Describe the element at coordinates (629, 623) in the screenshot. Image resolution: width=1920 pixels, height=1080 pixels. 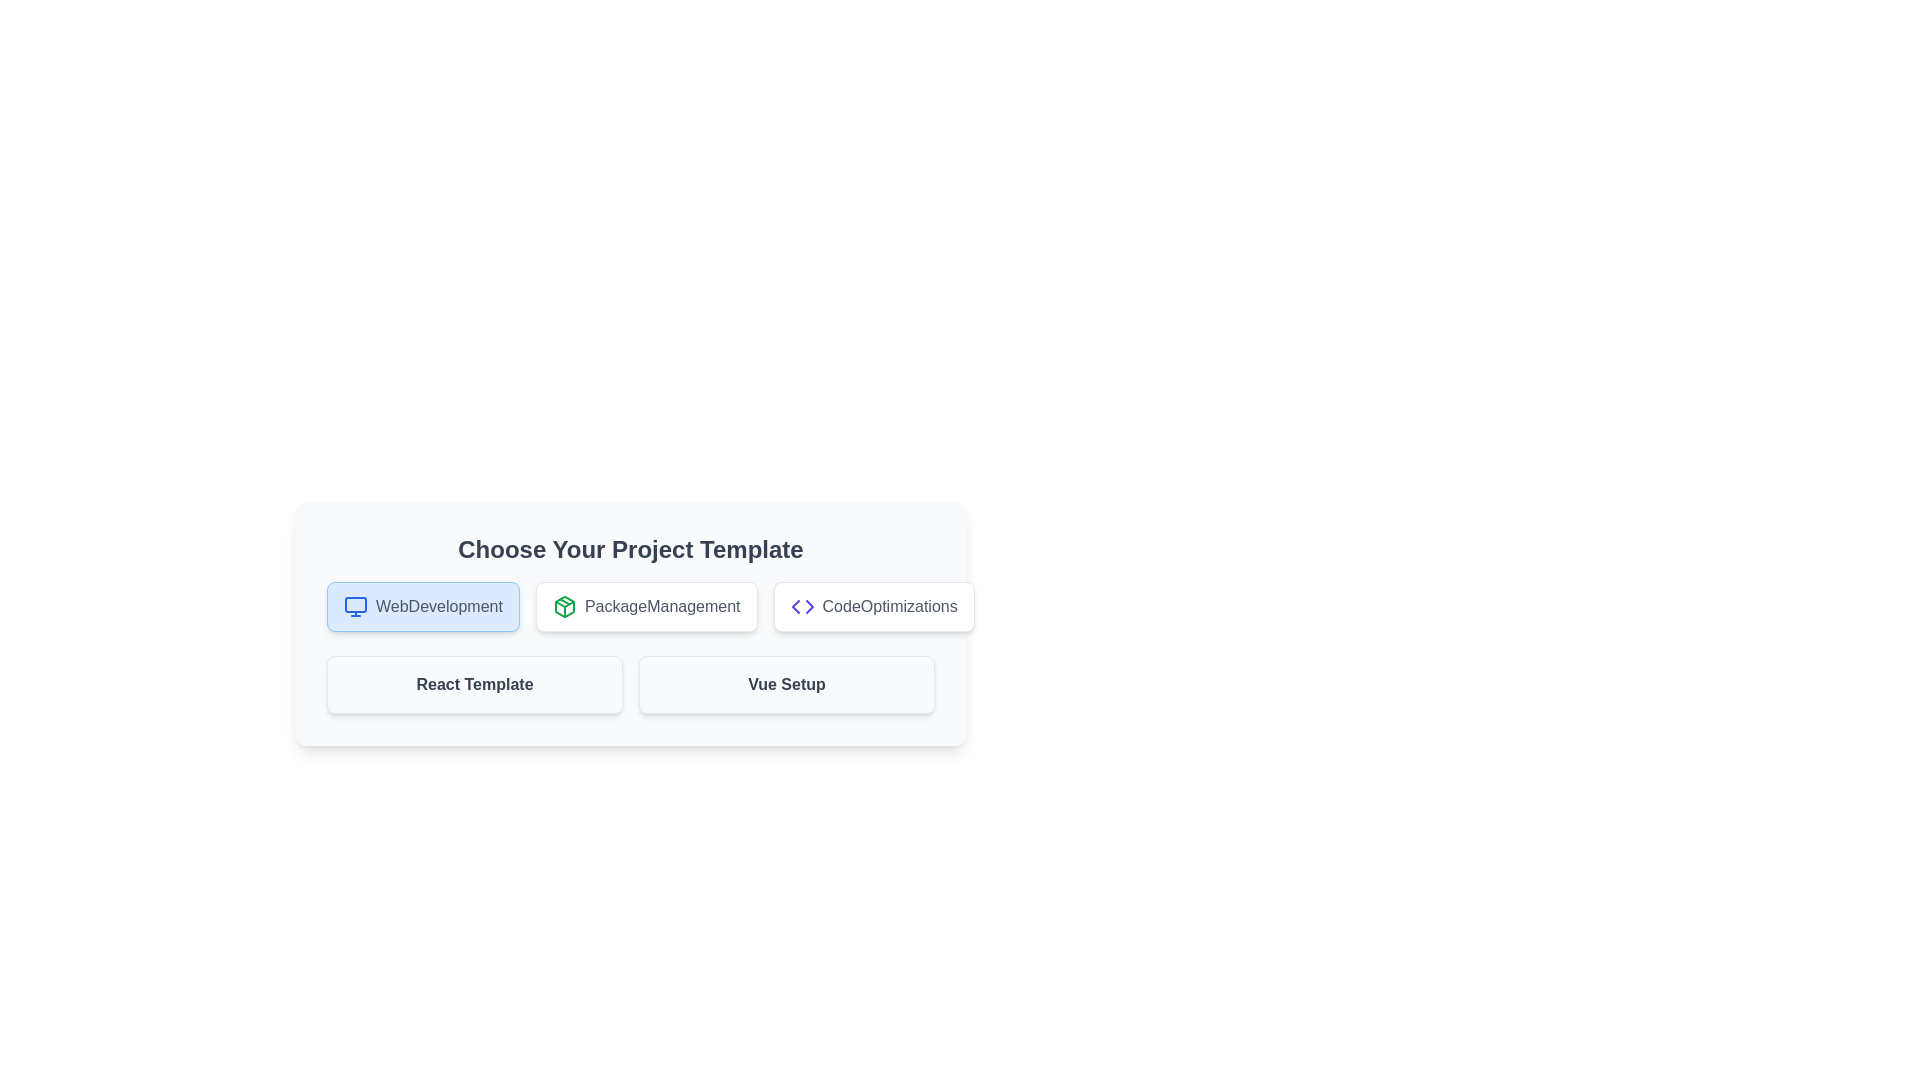
I see `the second button labeled 'PackageManagement' under the header 'Choose Your Project Template'` at that location.